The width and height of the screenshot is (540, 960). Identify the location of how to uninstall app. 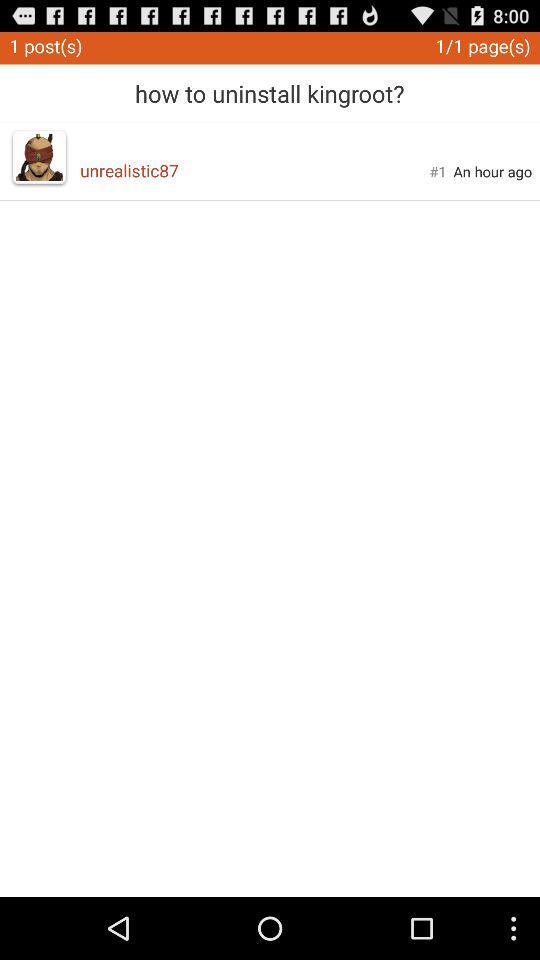
(269, 86).